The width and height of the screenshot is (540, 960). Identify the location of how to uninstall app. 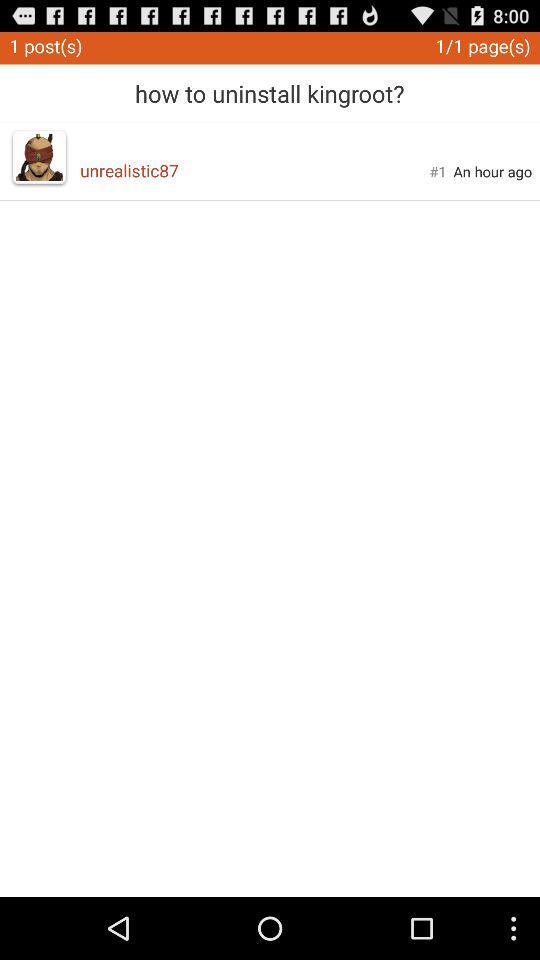
(269, 86).